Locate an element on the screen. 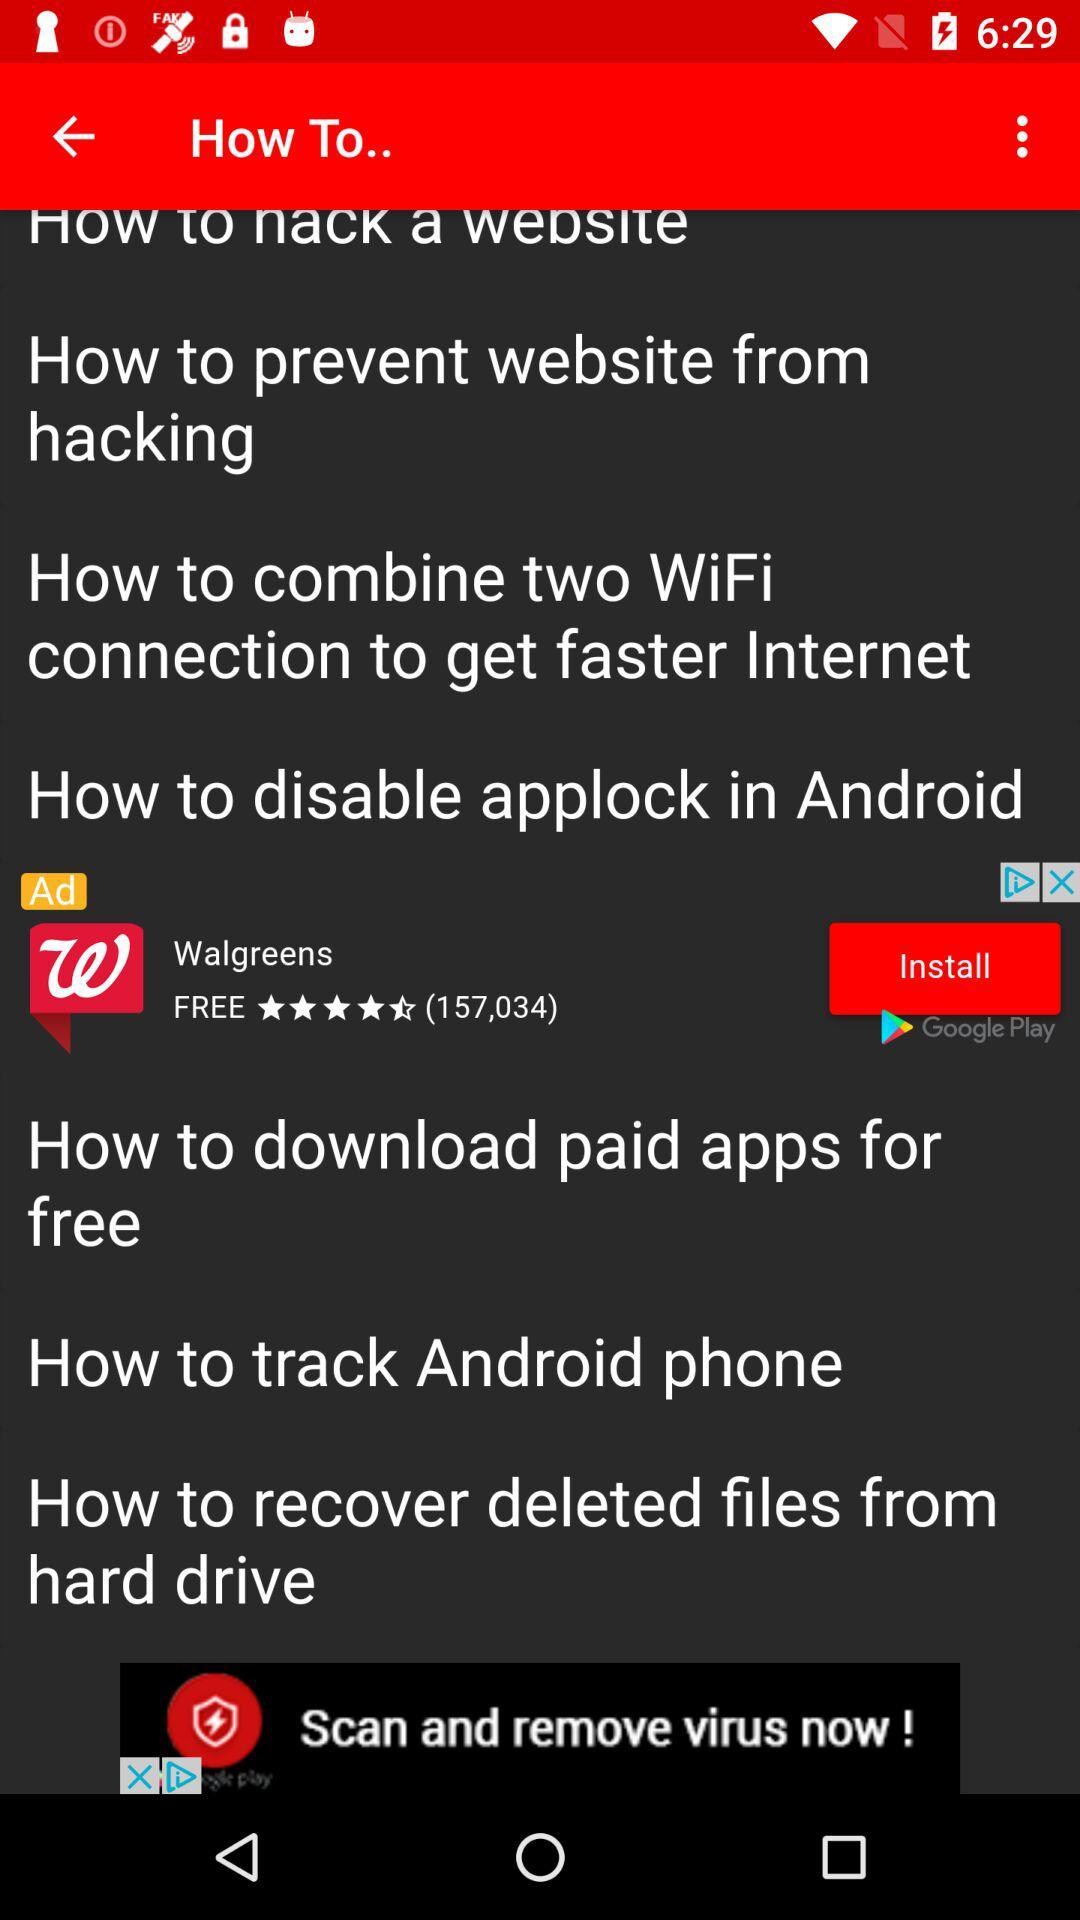  opens a advertisement is located at coordinates (540, 1727).